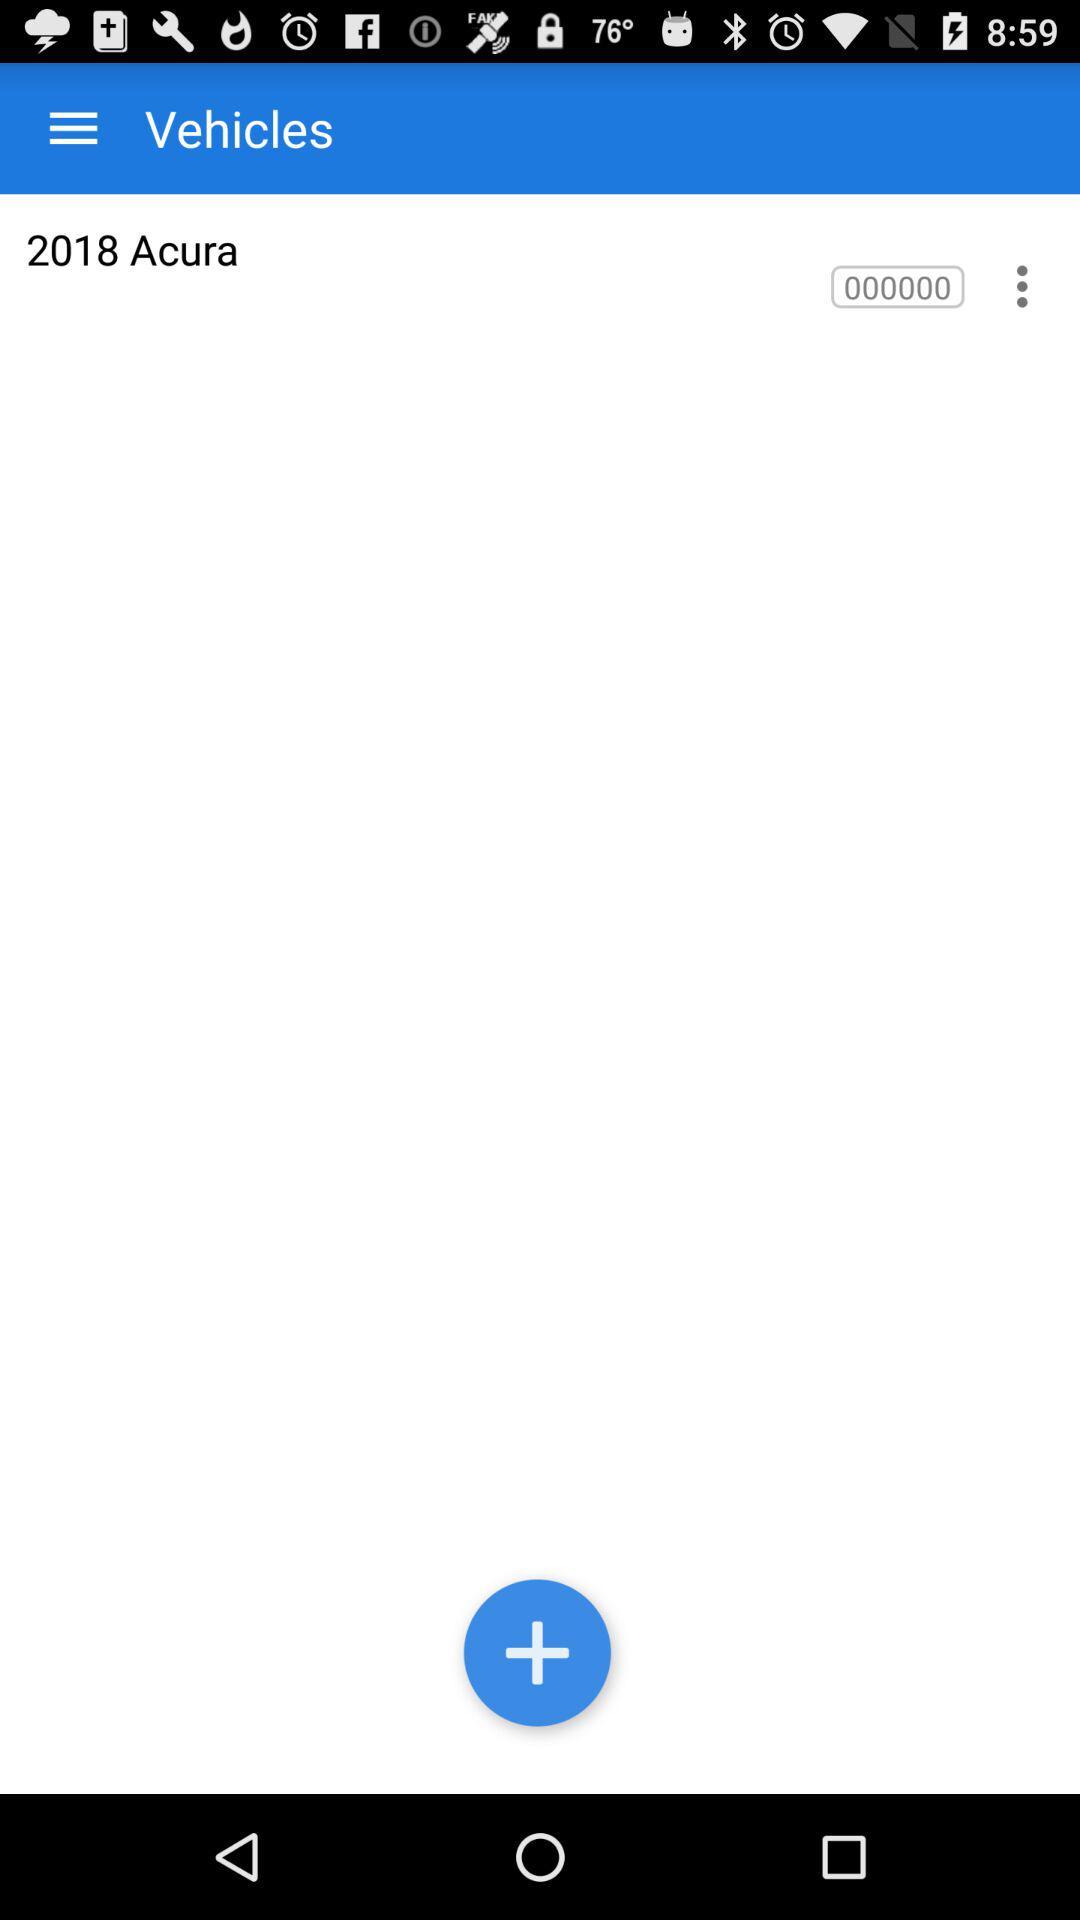 This screenshot has width=1080, height=1920. What do you see at coordinates (72, 127) in the screenshot?
I see `open menu` at bounding box center [72, 127].